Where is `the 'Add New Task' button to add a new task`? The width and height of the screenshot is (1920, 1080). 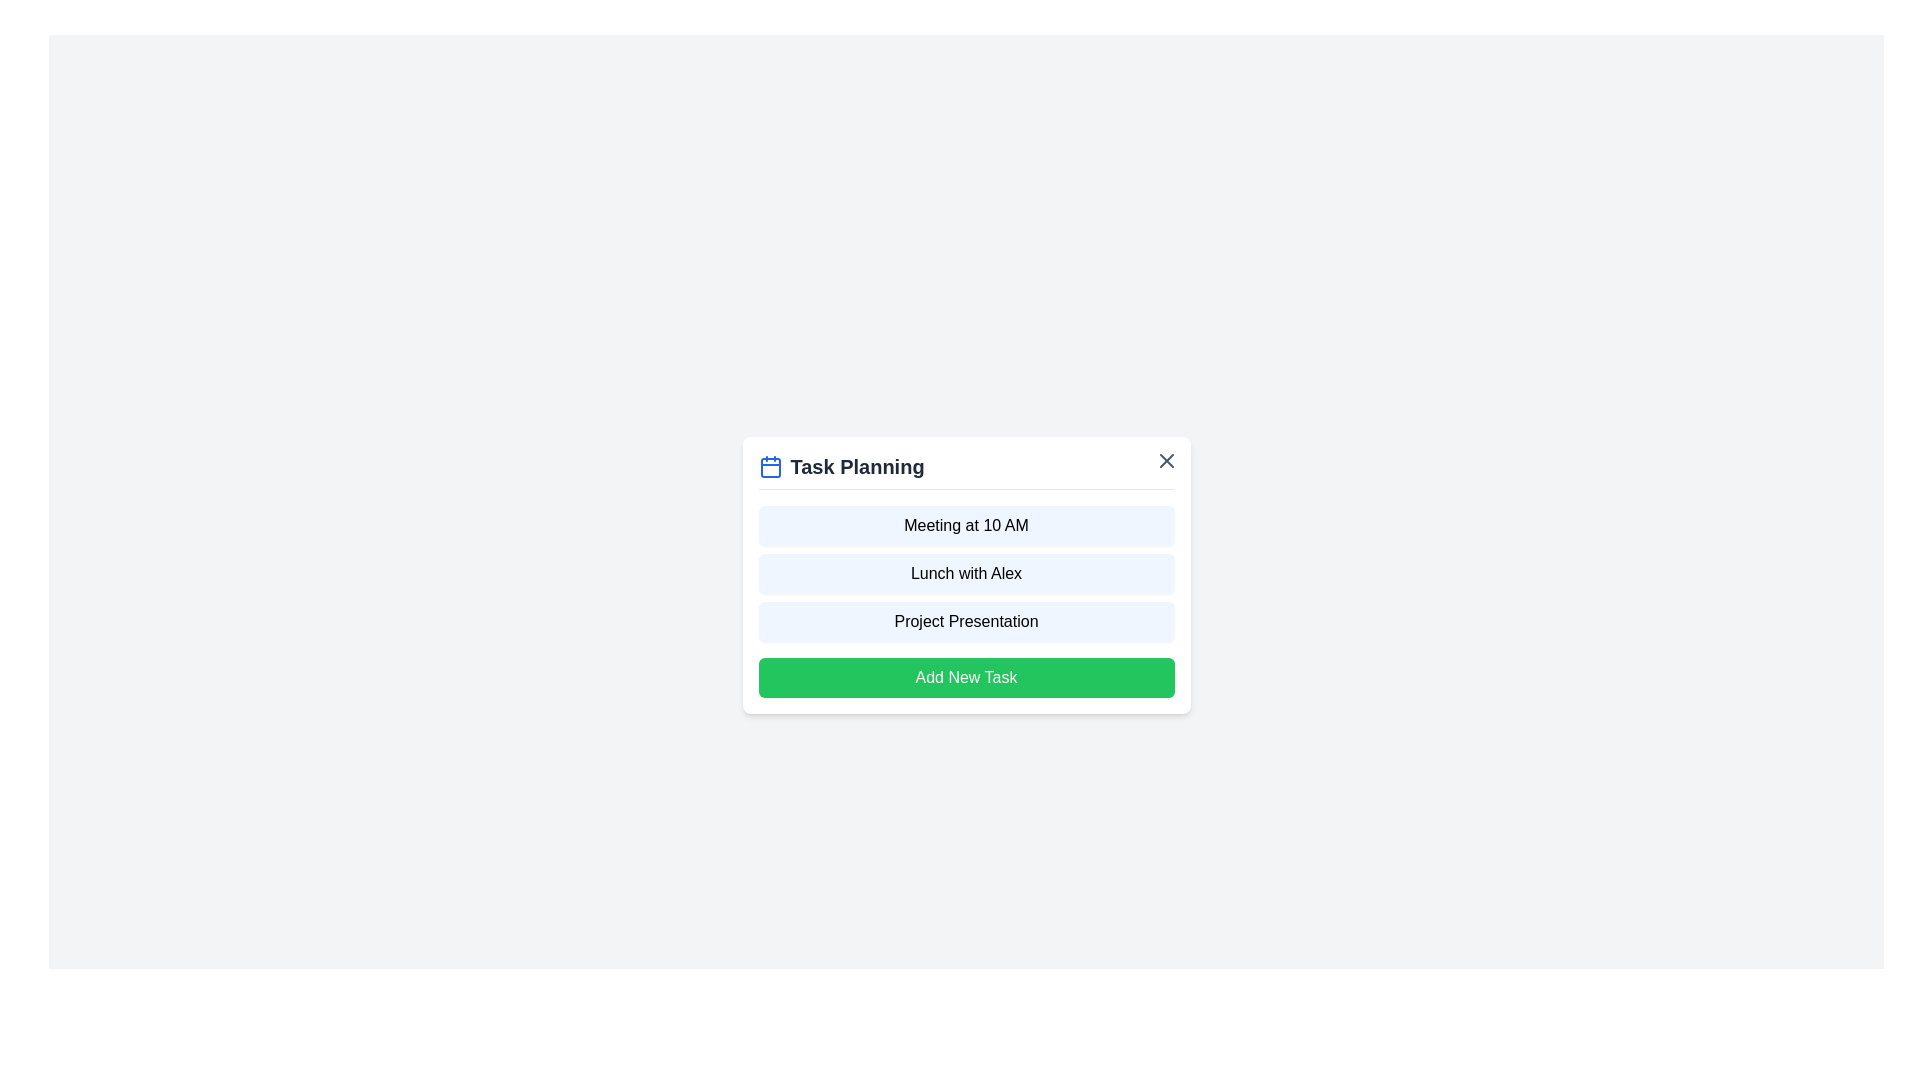 the 'Add New Task' button to add a new task is located at coordinates (966, 676).